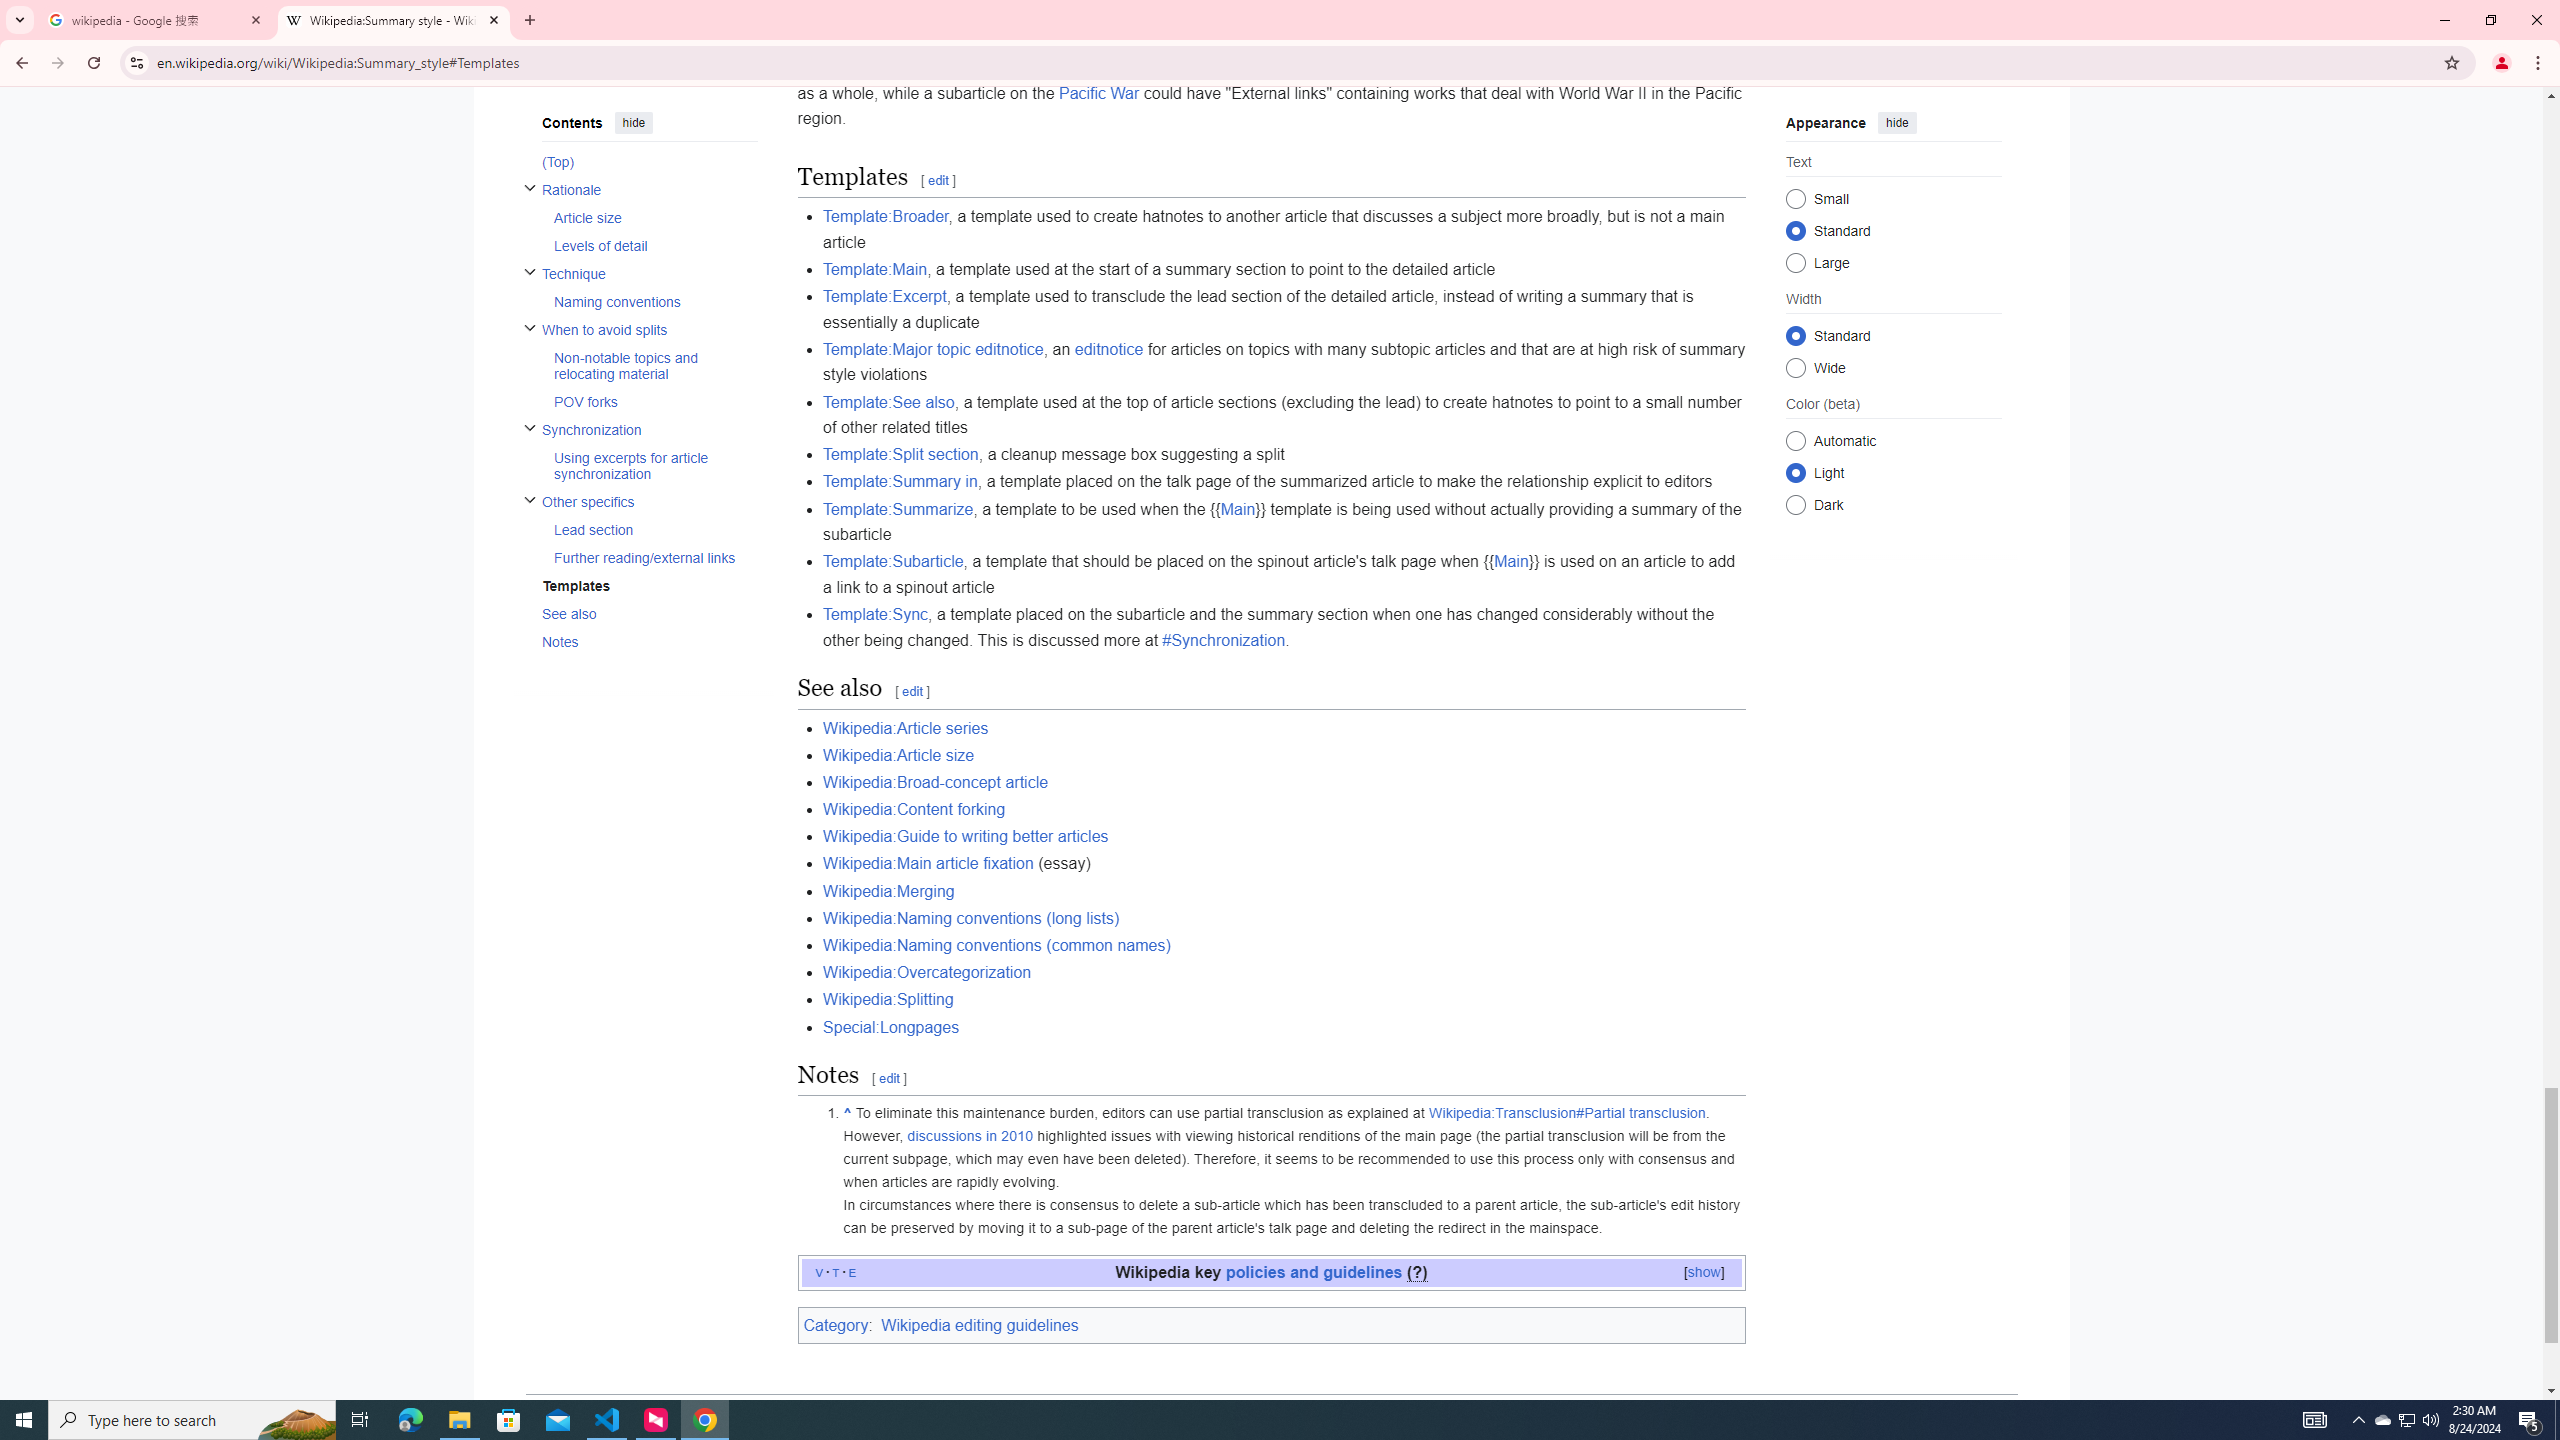 Image resolution: width=2560 pixels, height=1440 pixels. I want to click on 'Templates', so click(648, 585).